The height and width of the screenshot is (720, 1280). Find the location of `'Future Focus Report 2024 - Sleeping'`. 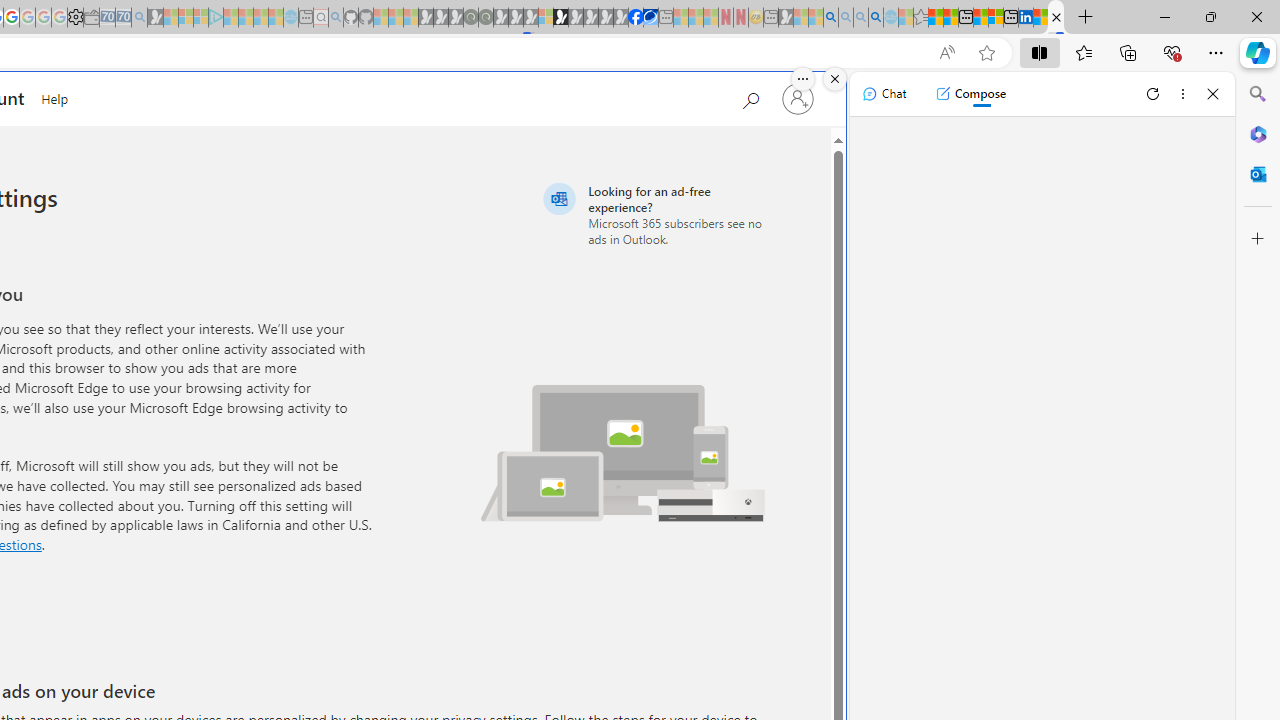

'Future Focus Report 2024 - Sleeping' is located at coordinates (485, 17).